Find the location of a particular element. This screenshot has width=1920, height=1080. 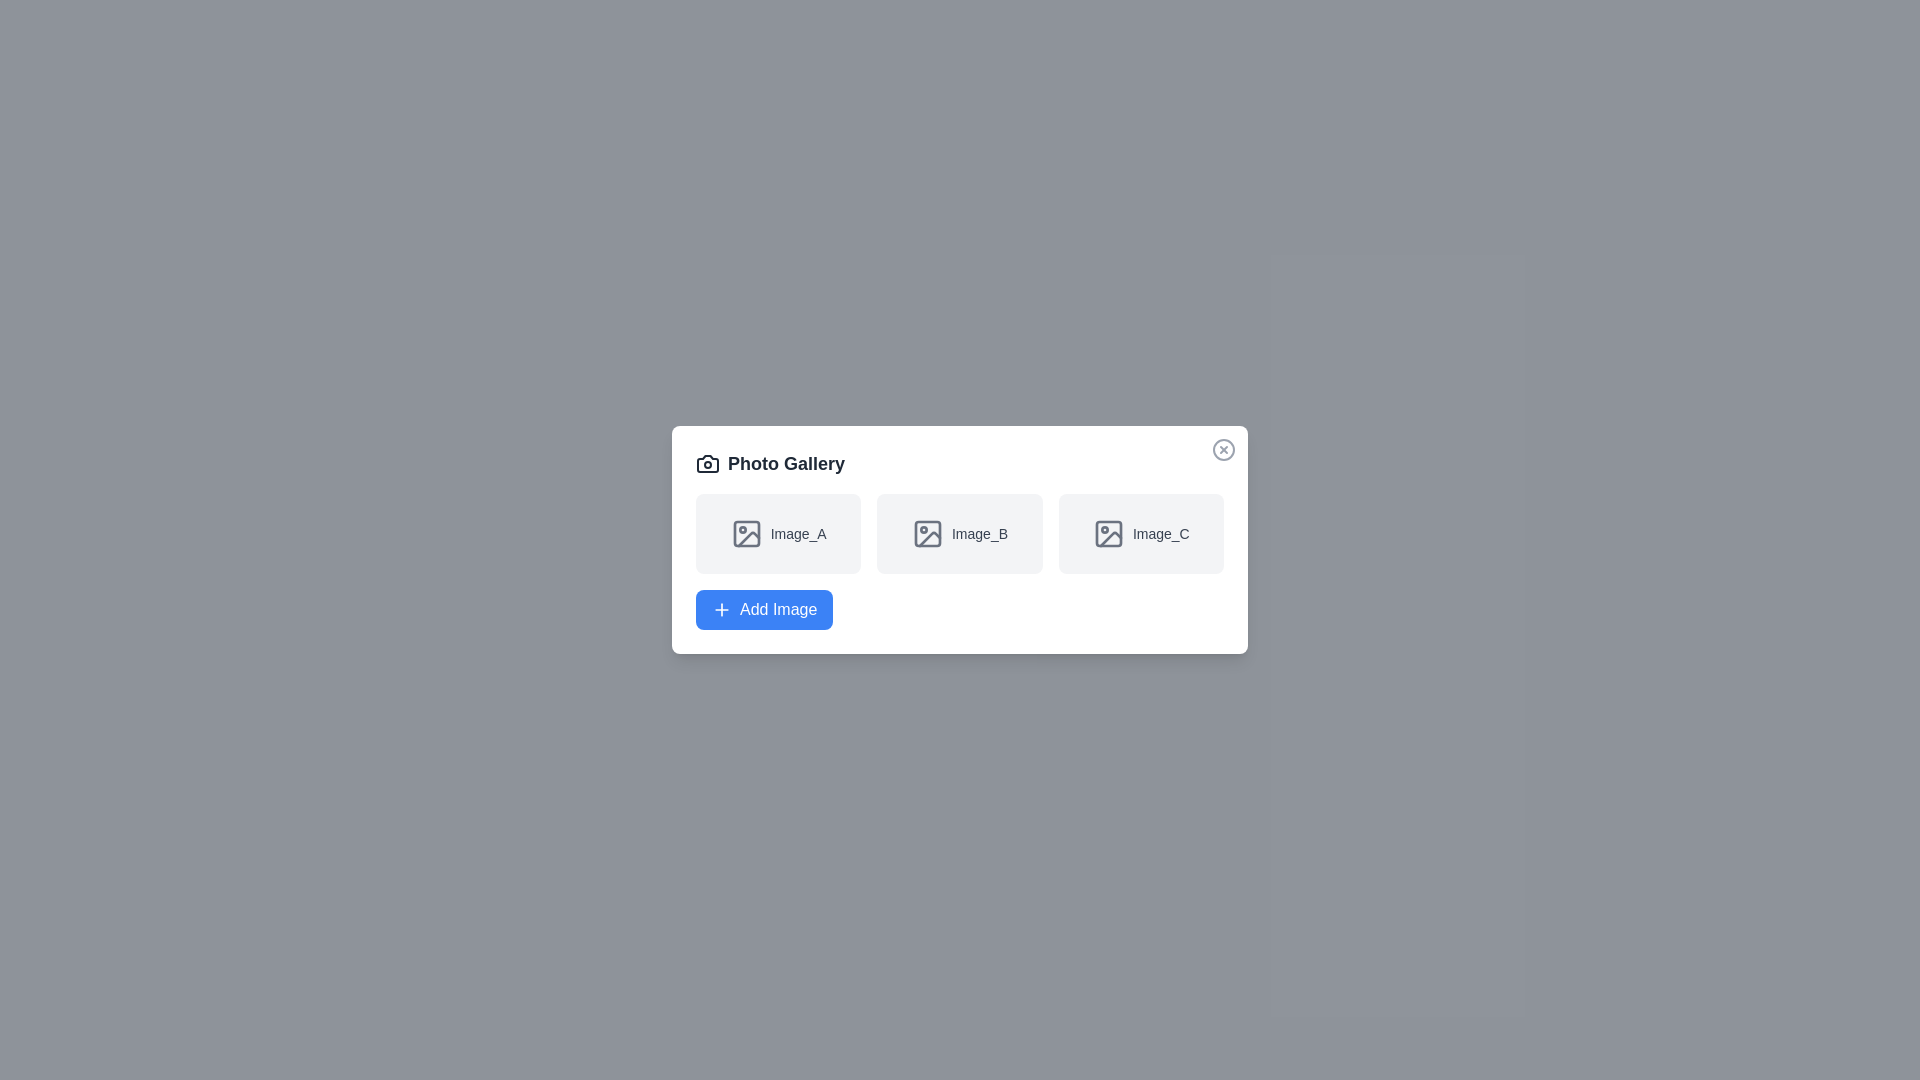

the close button to close the dialog is located at coordinates (1223, 450).